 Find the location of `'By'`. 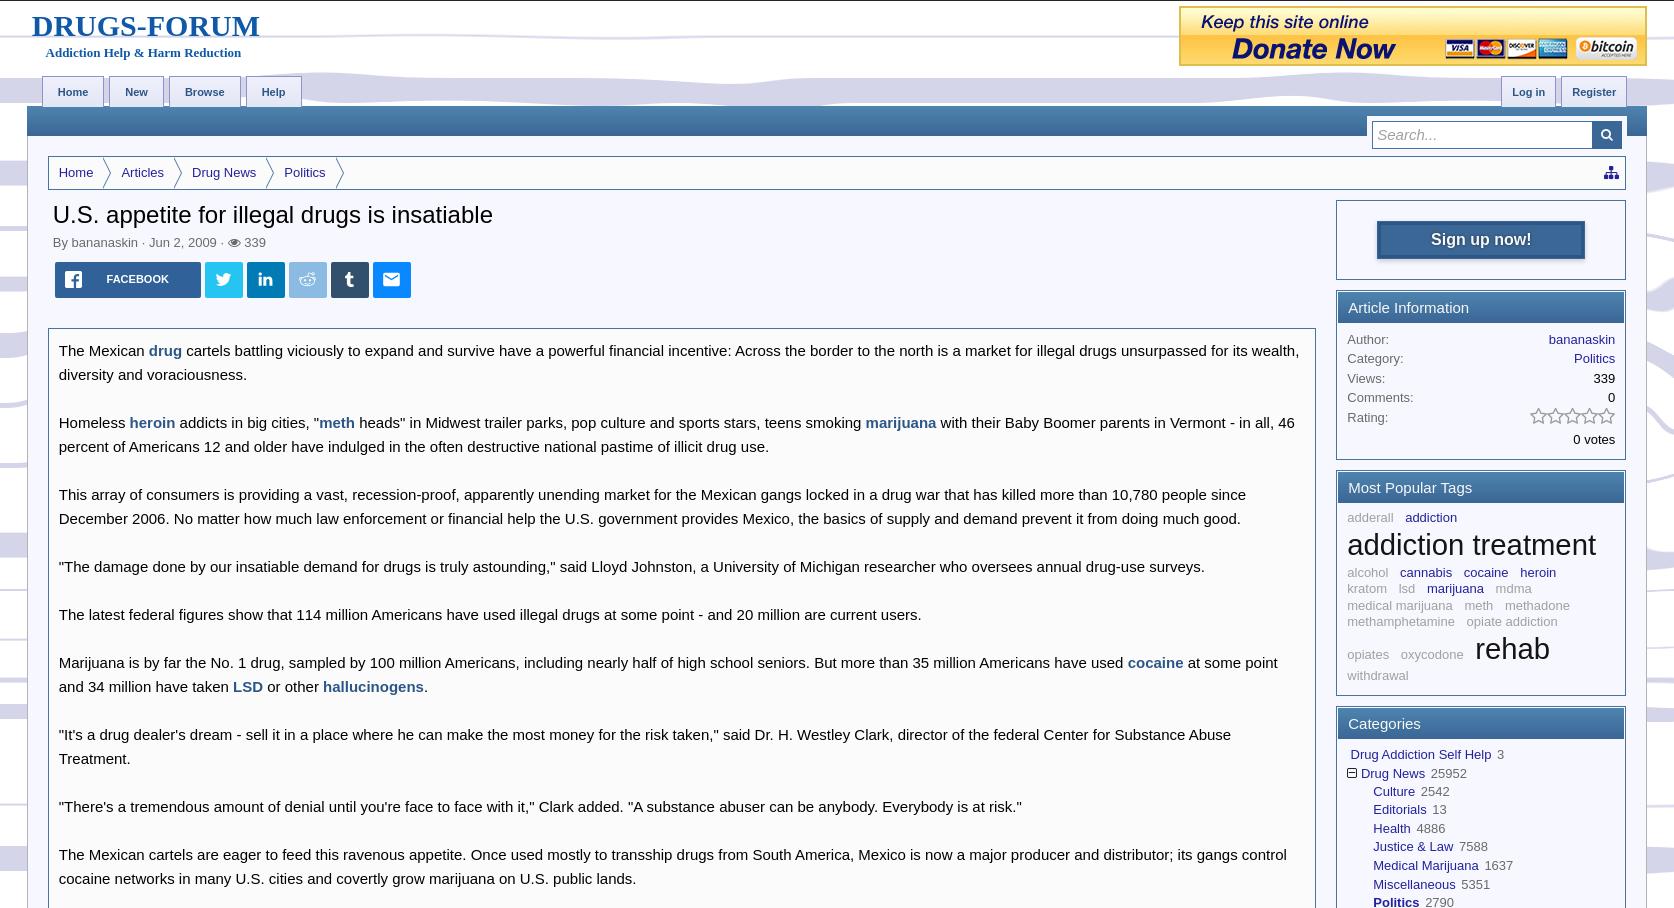

'By' is located at coordinates (61, 241).